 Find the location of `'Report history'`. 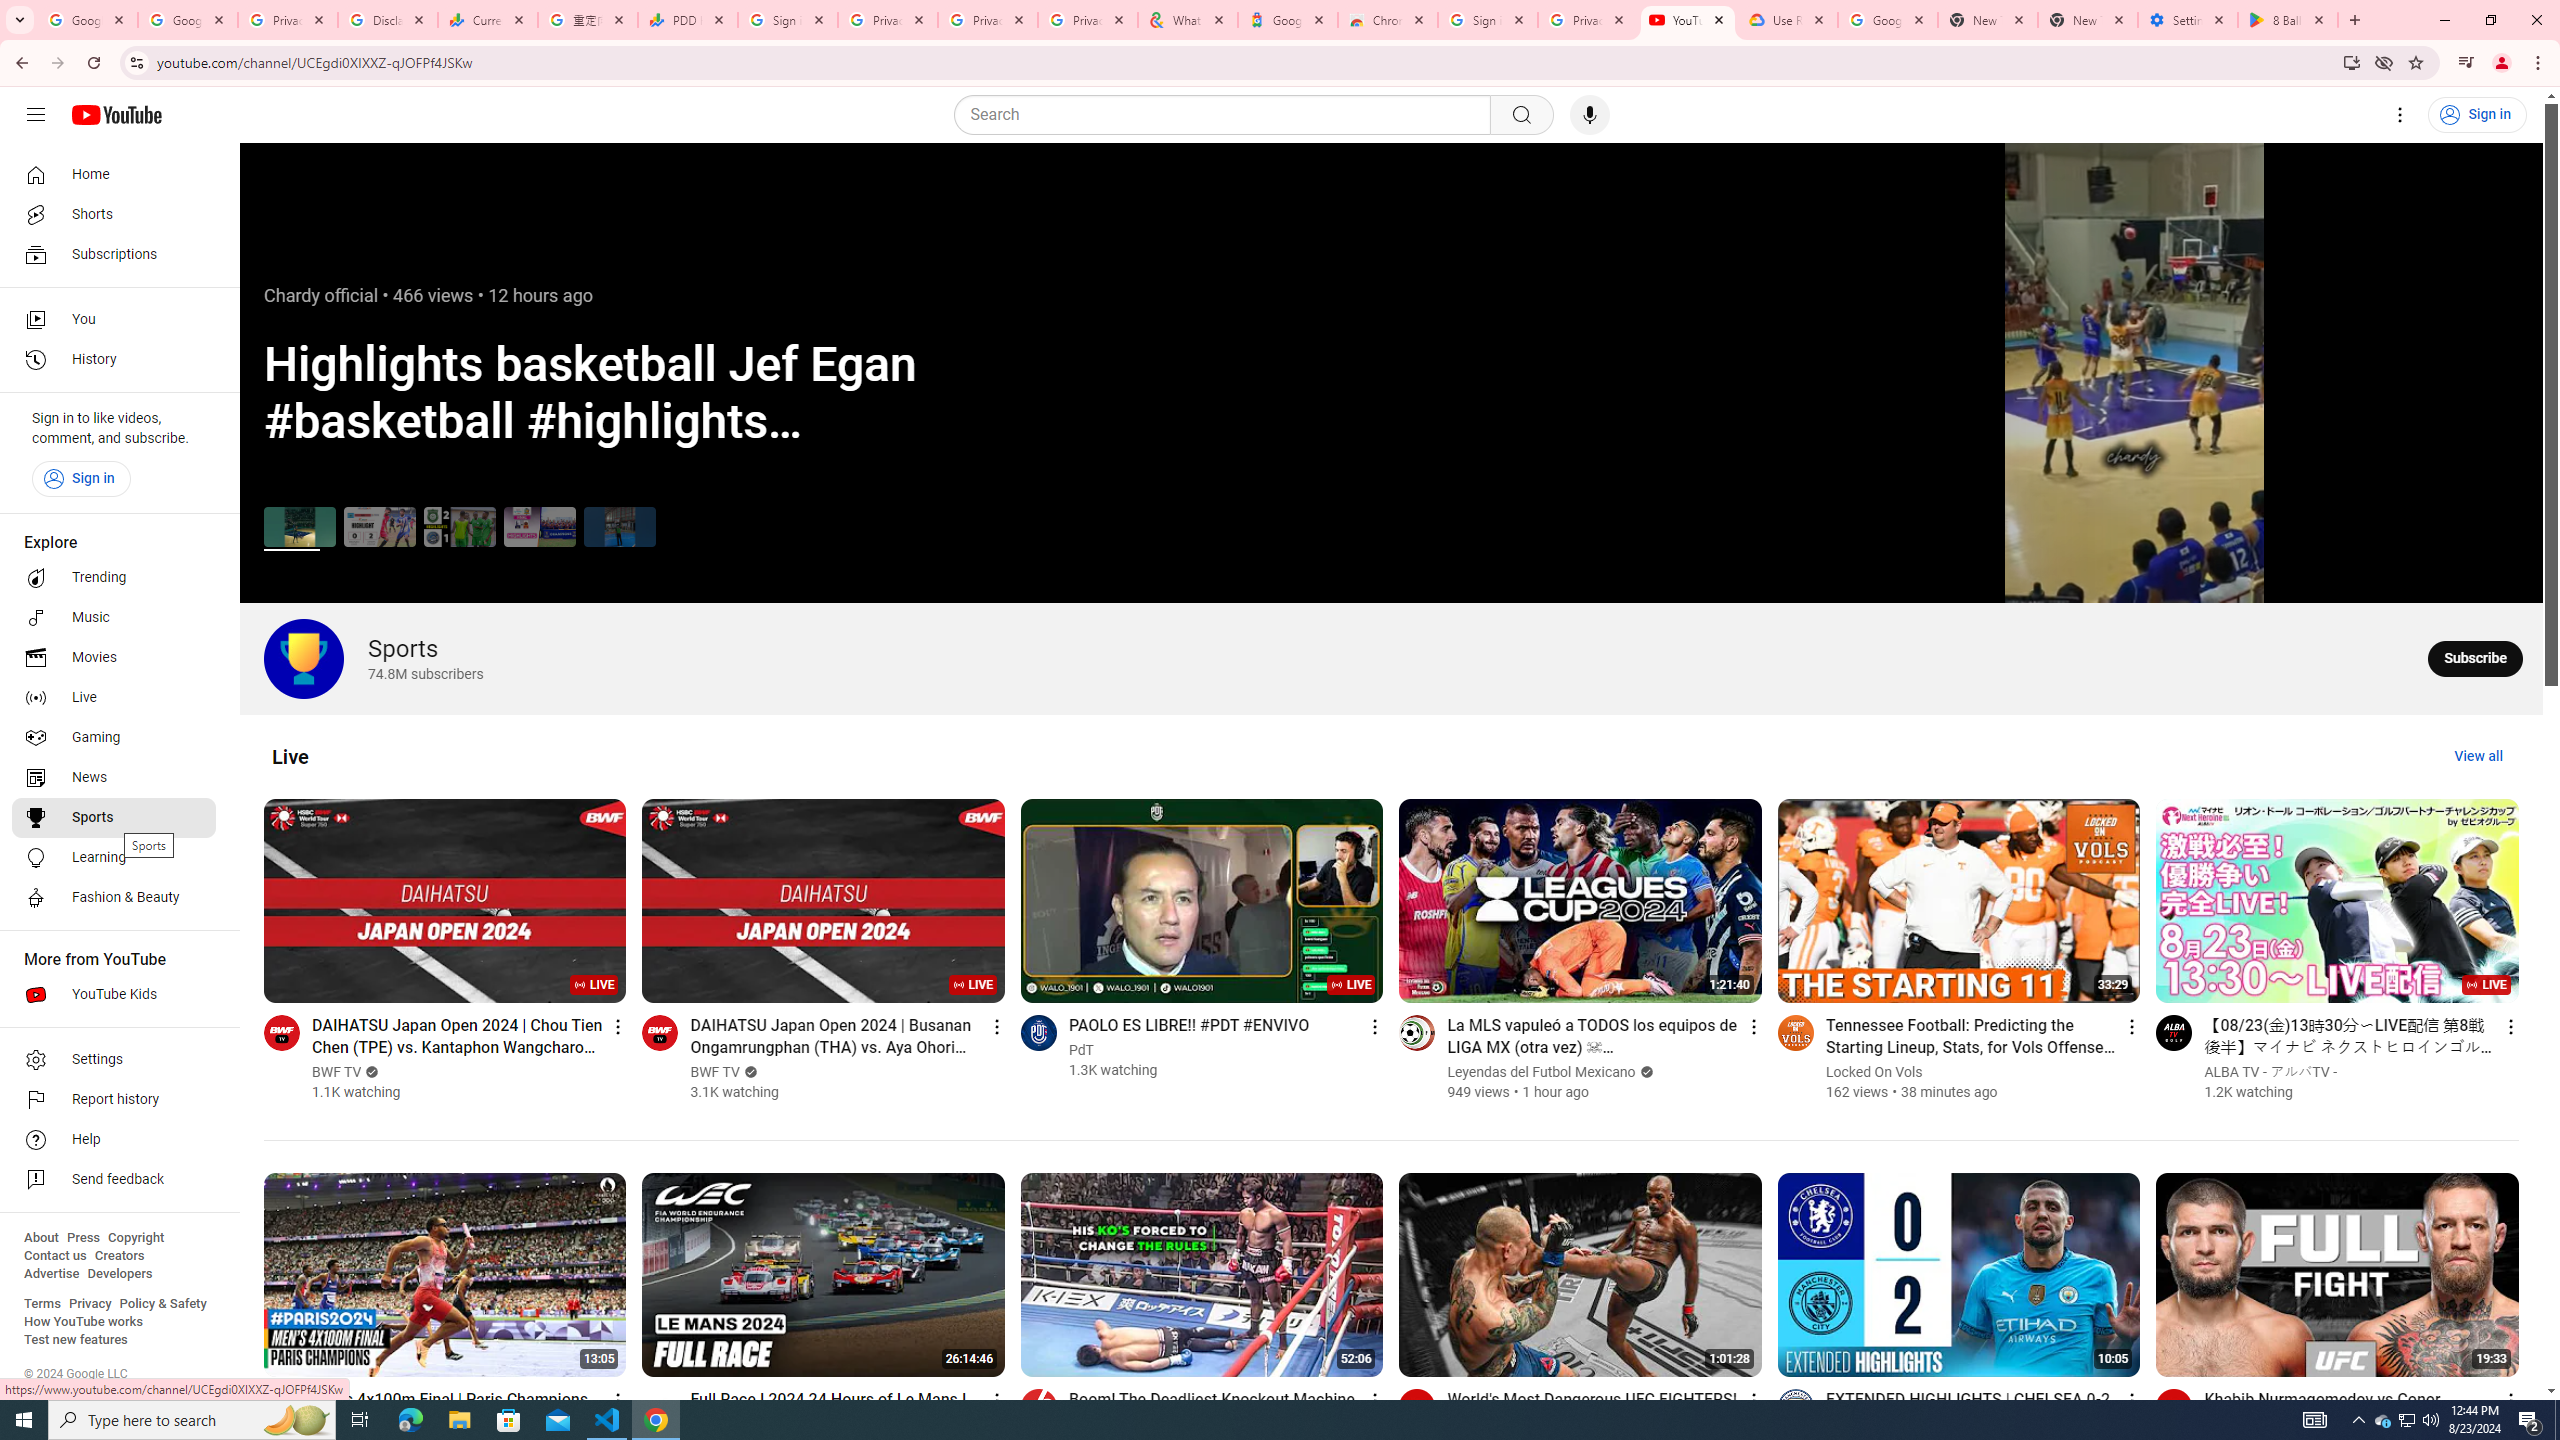

'Report history' is located at coordinates (113, 1099).